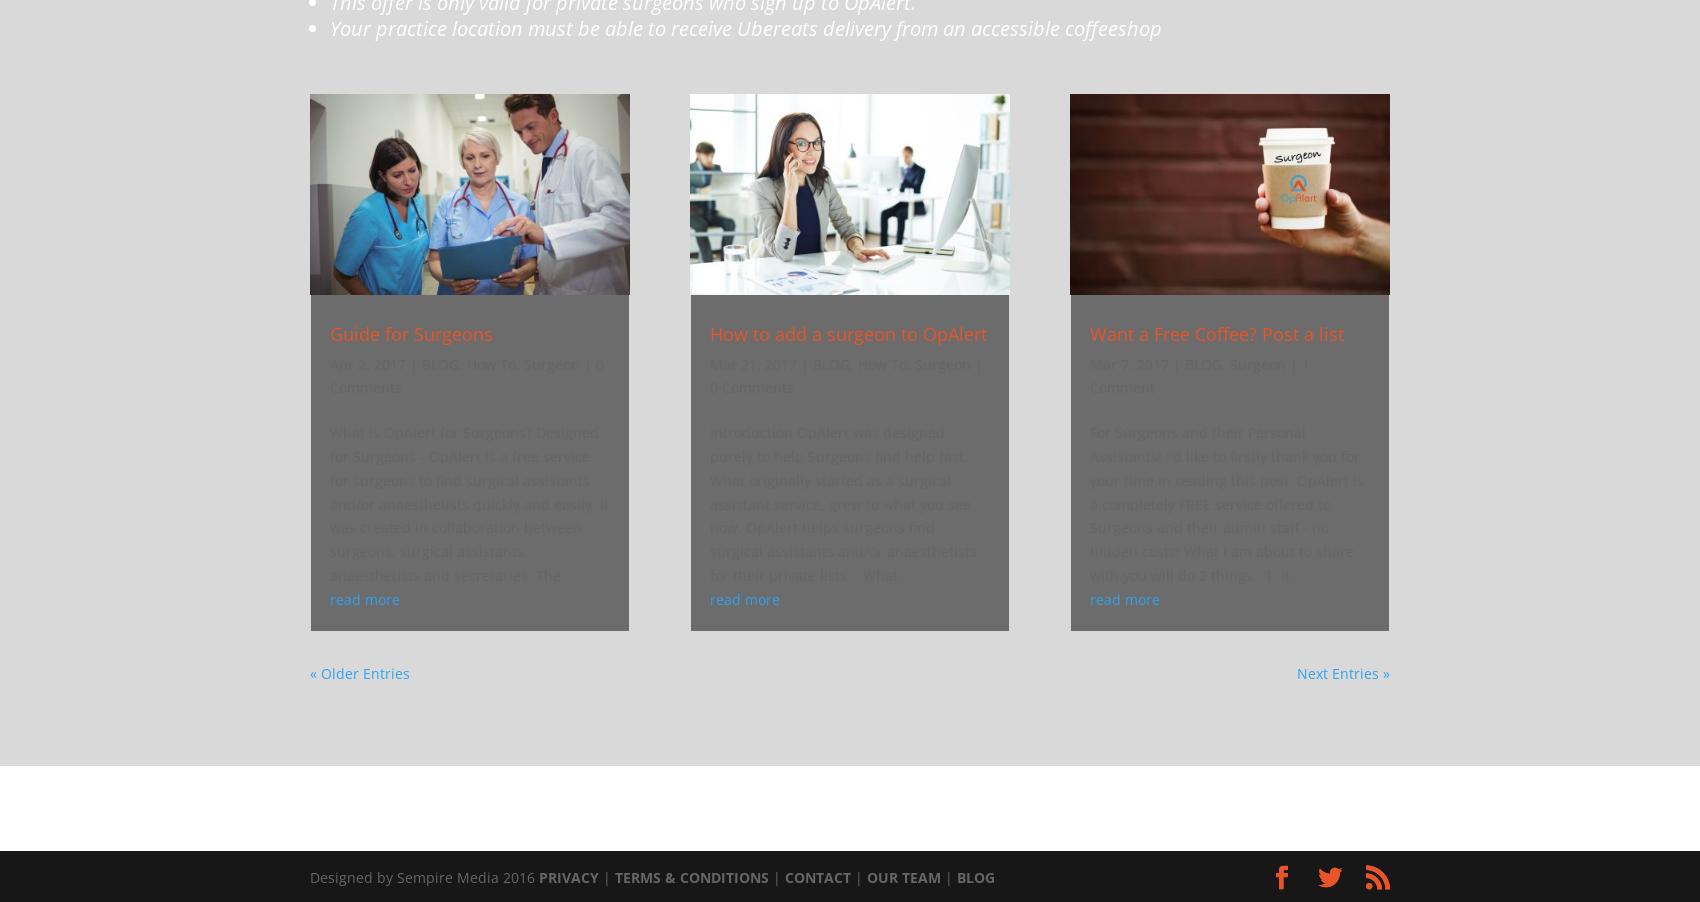 The width and height of the screenshot is (1700, 902). What do you see at coordinates (904, 877) in the screenshot?
I see `'OUR TEAM'` at bounding box center [904, 877].